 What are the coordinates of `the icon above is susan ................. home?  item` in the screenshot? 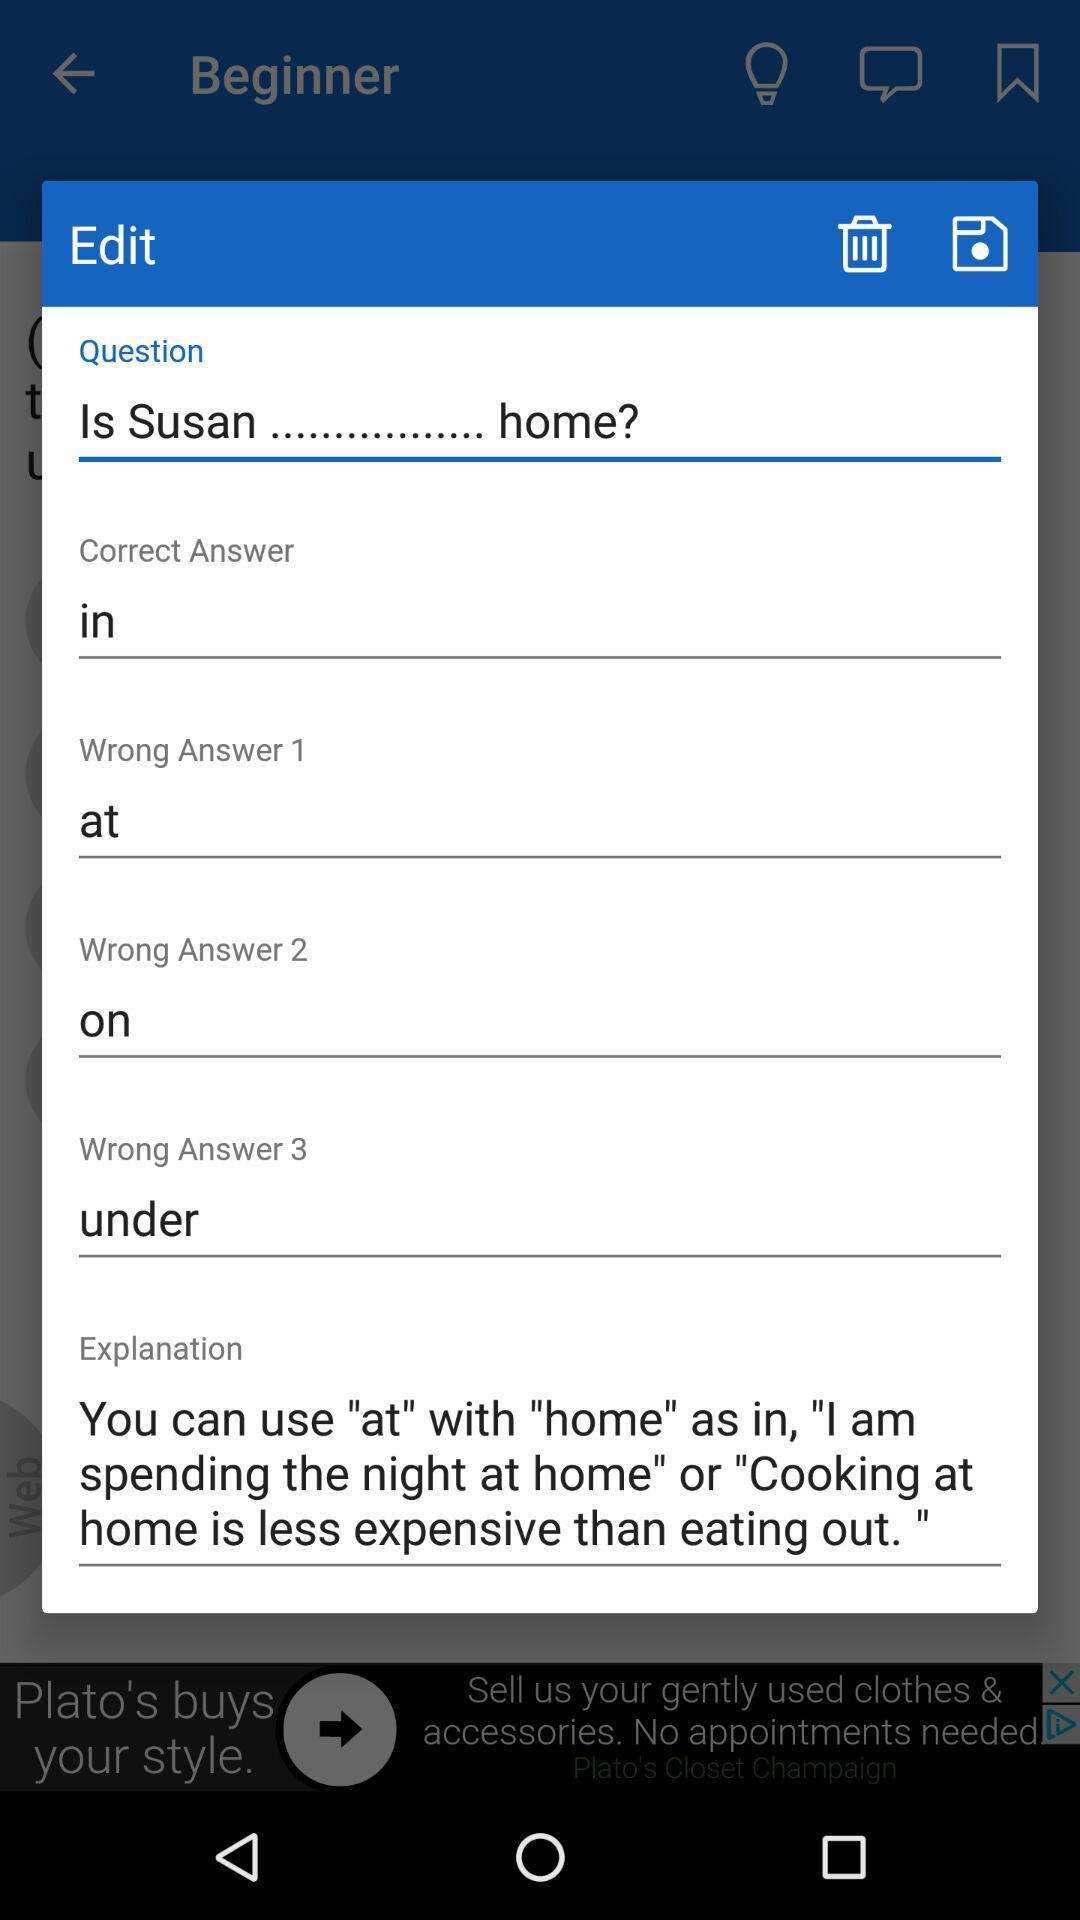 It's located at (979, 242).